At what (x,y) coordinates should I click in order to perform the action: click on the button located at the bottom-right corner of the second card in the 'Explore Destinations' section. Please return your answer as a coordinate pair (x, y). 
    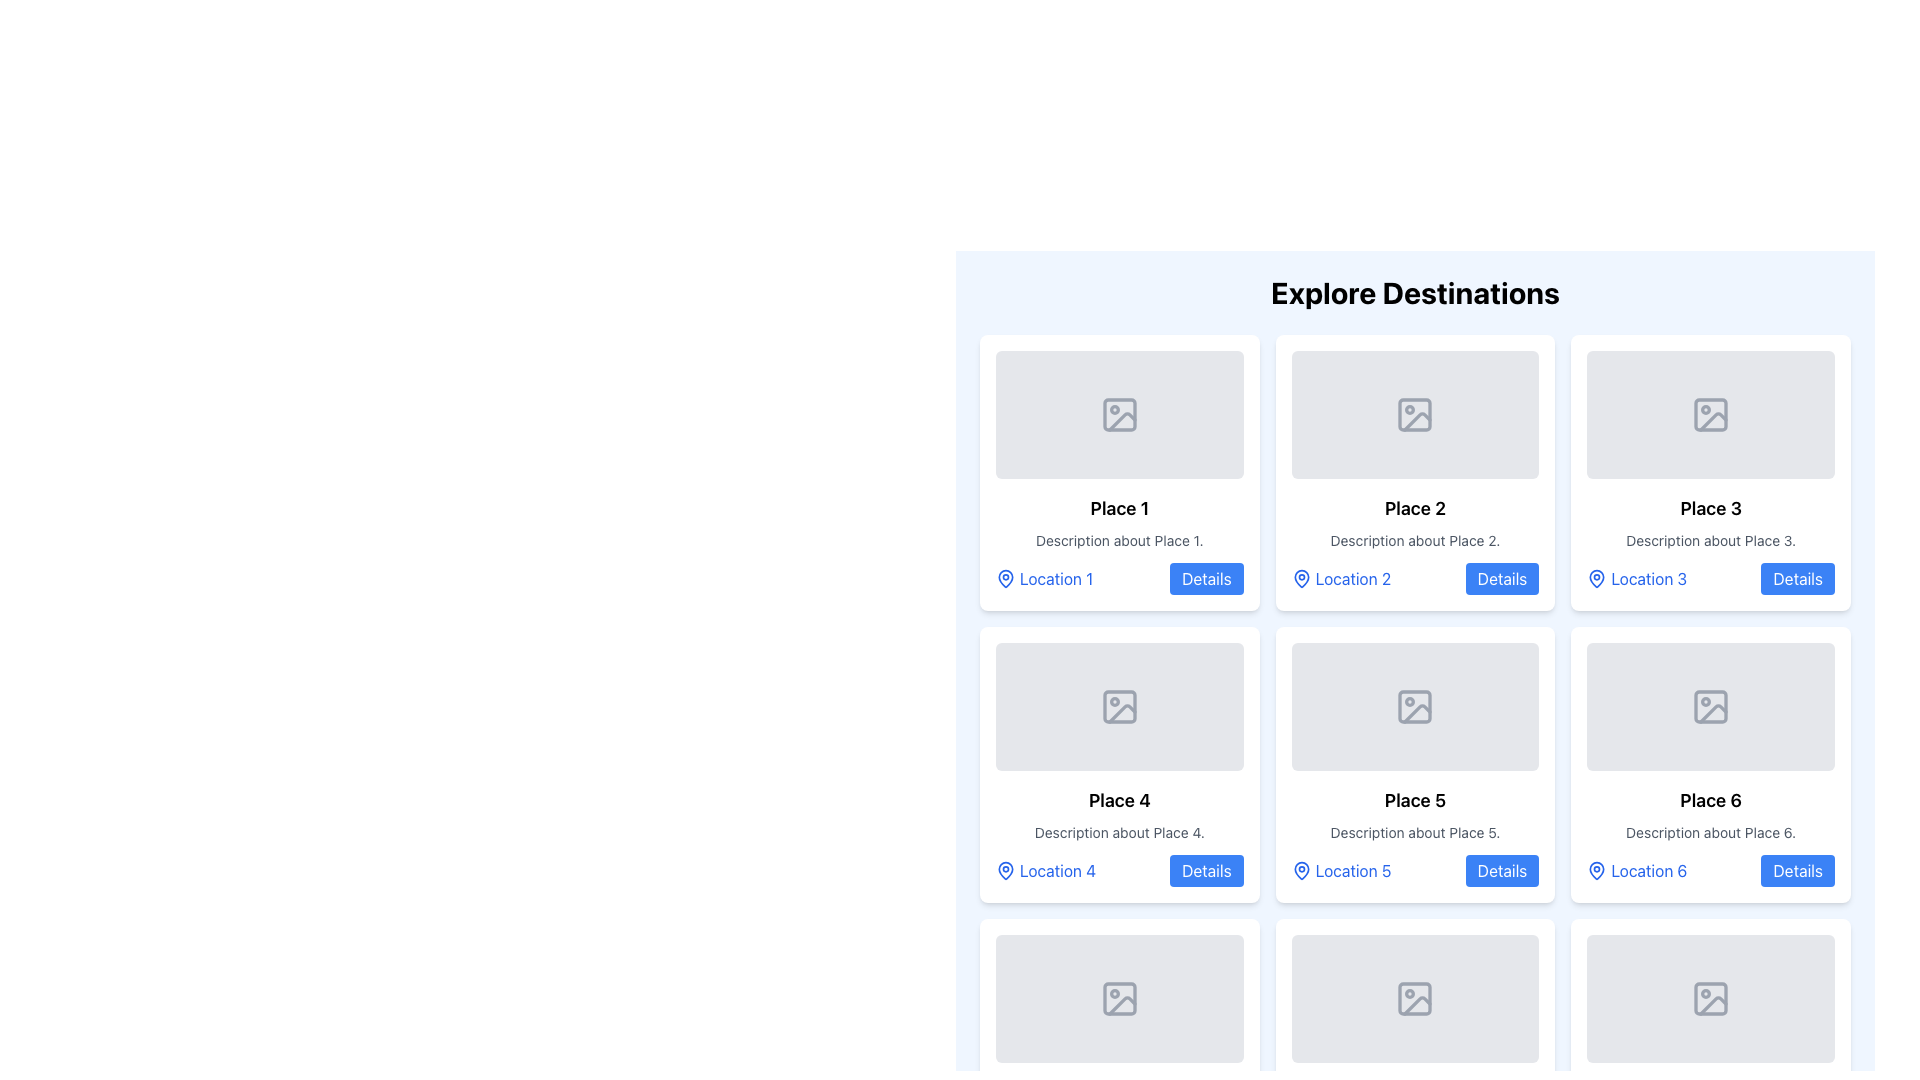
    Looking at the image, I should click on (1502, 578).